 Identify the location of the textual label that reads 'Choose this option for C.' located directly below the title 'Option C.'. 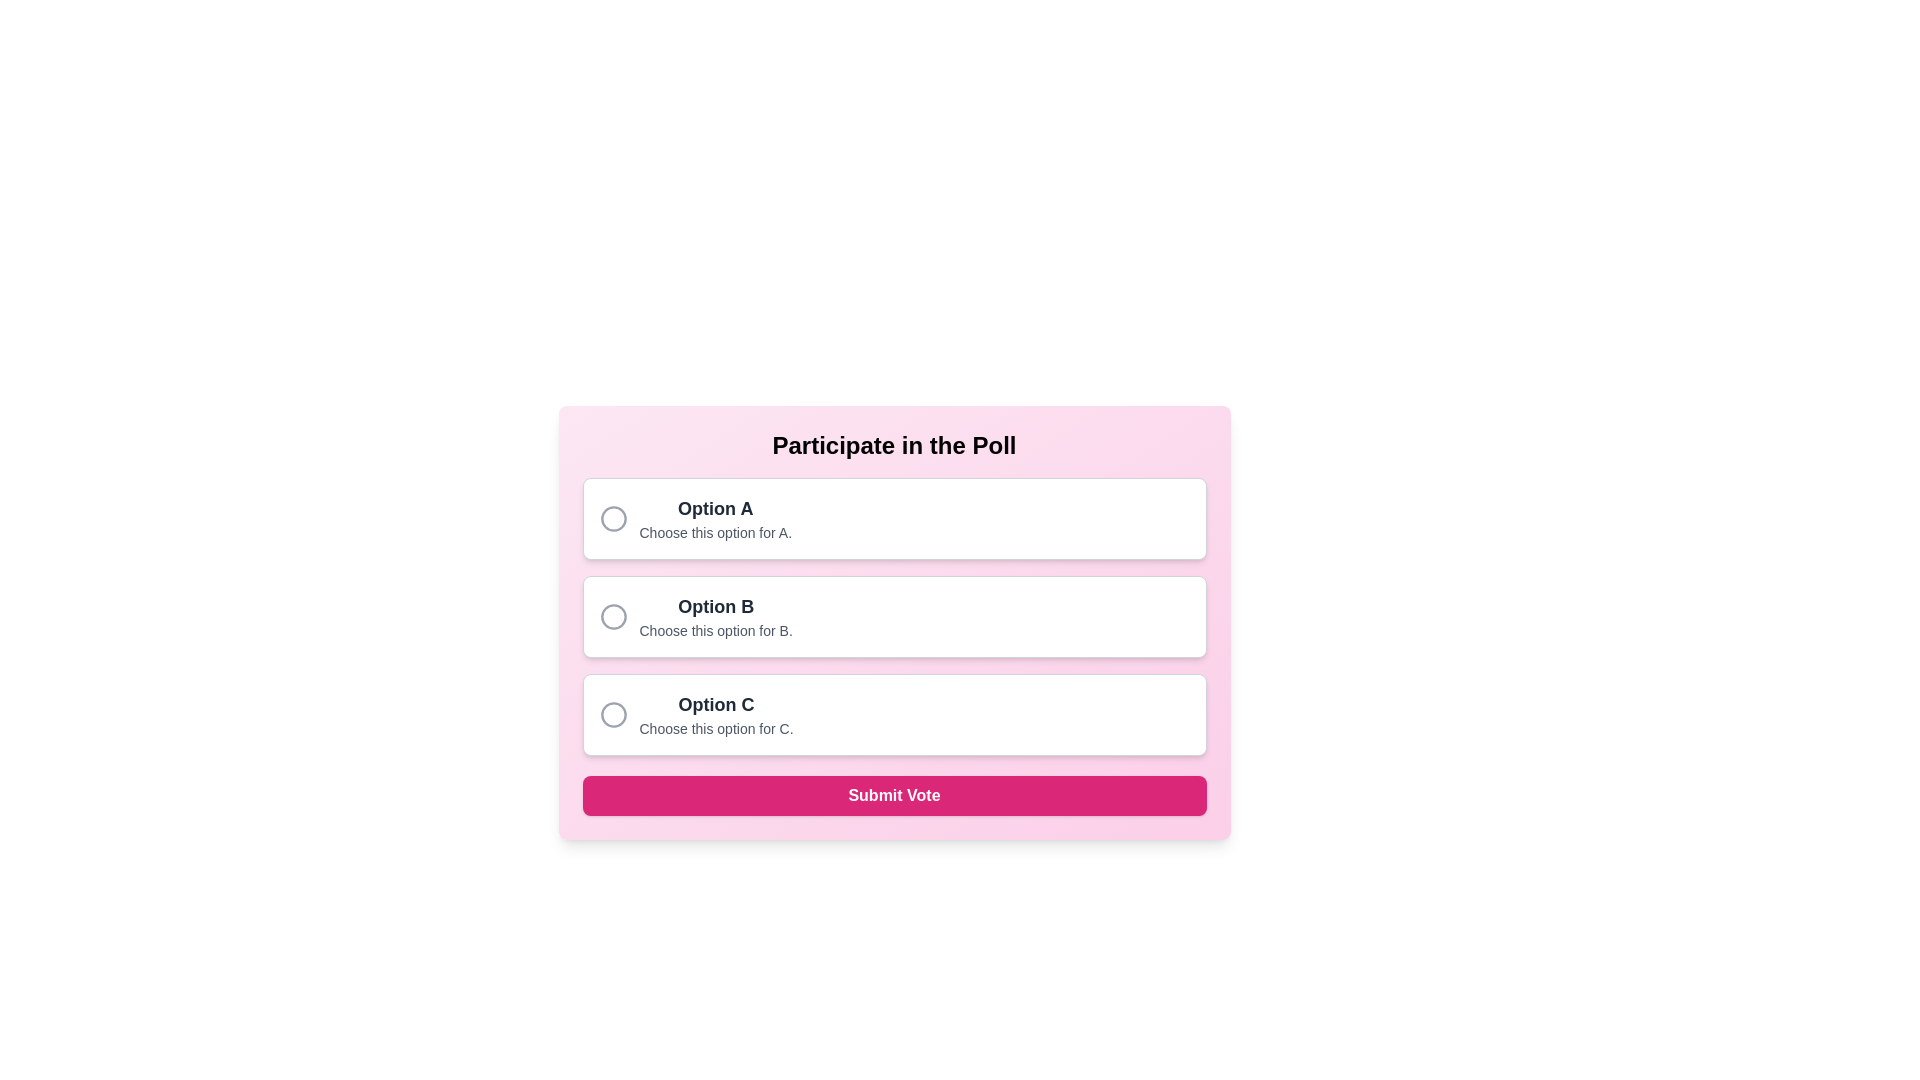
(716, 729).